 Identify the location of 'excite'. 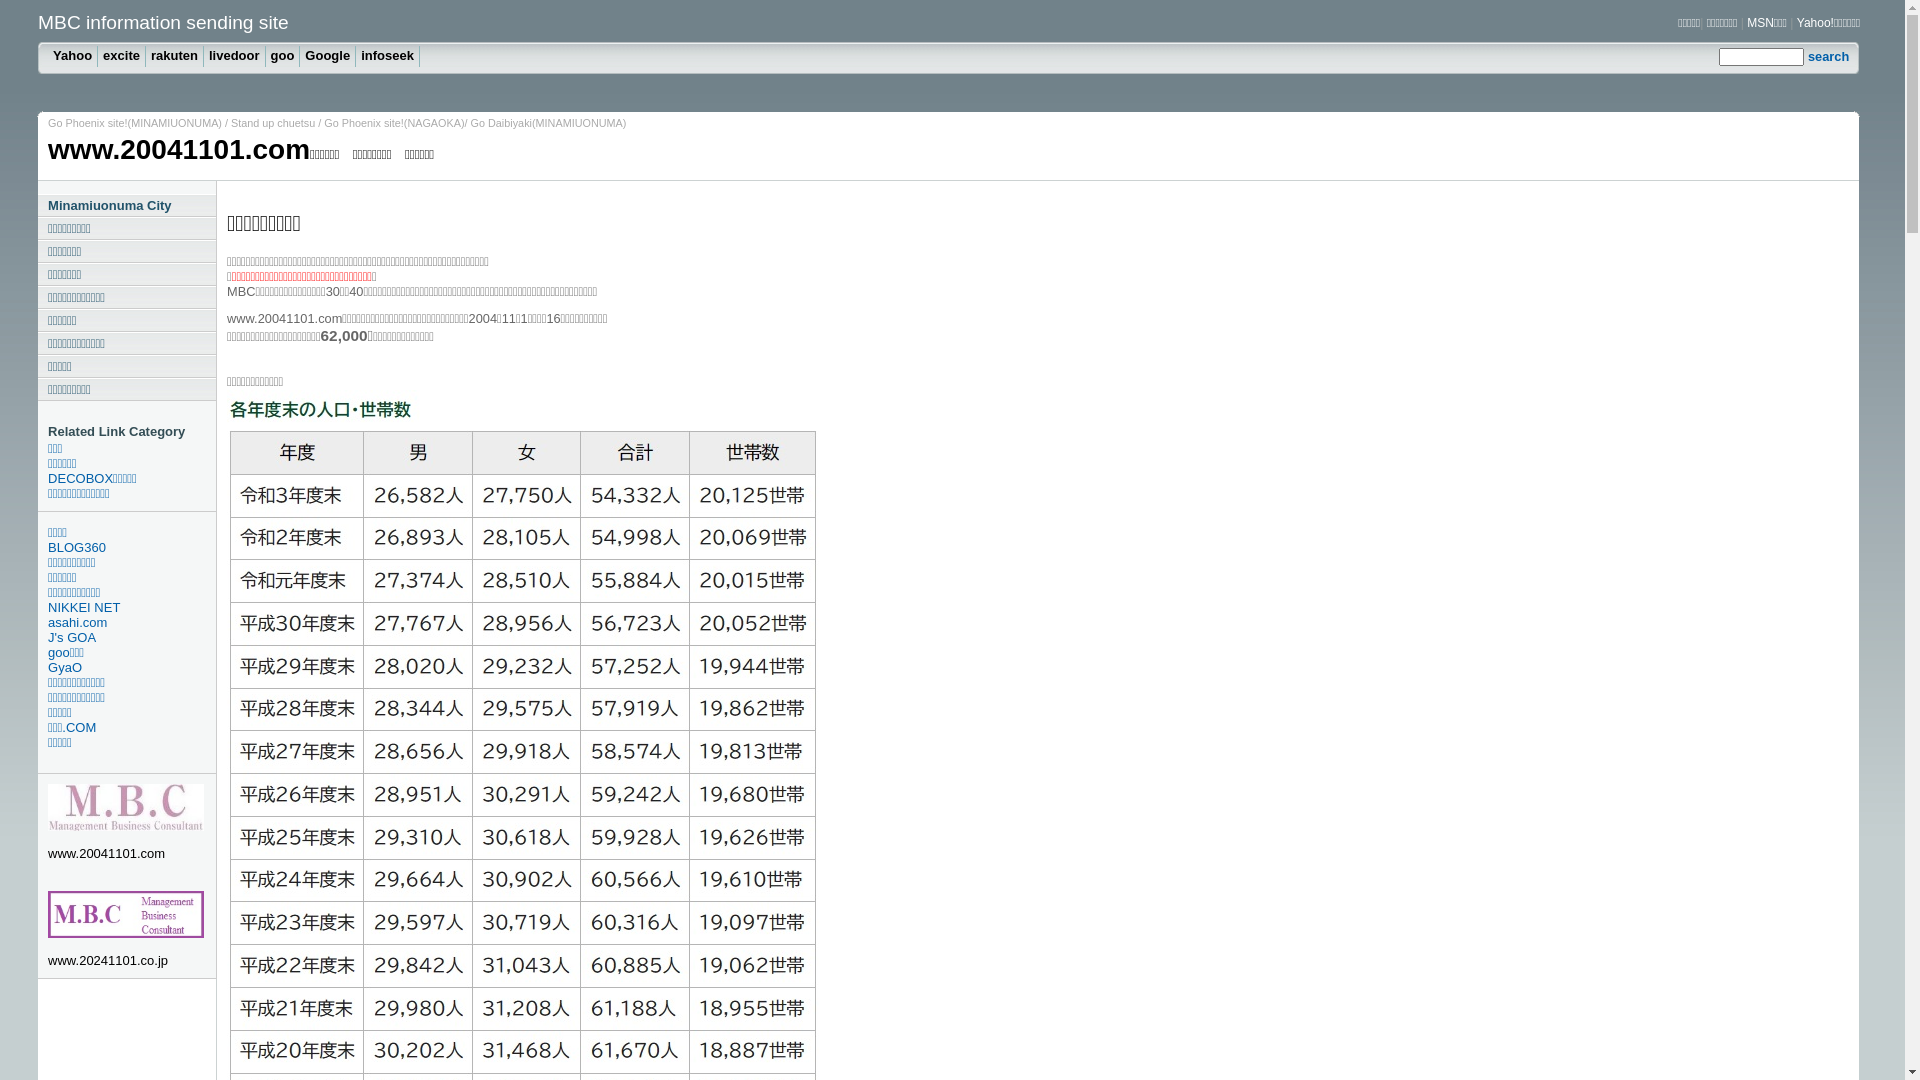
(120, 55).